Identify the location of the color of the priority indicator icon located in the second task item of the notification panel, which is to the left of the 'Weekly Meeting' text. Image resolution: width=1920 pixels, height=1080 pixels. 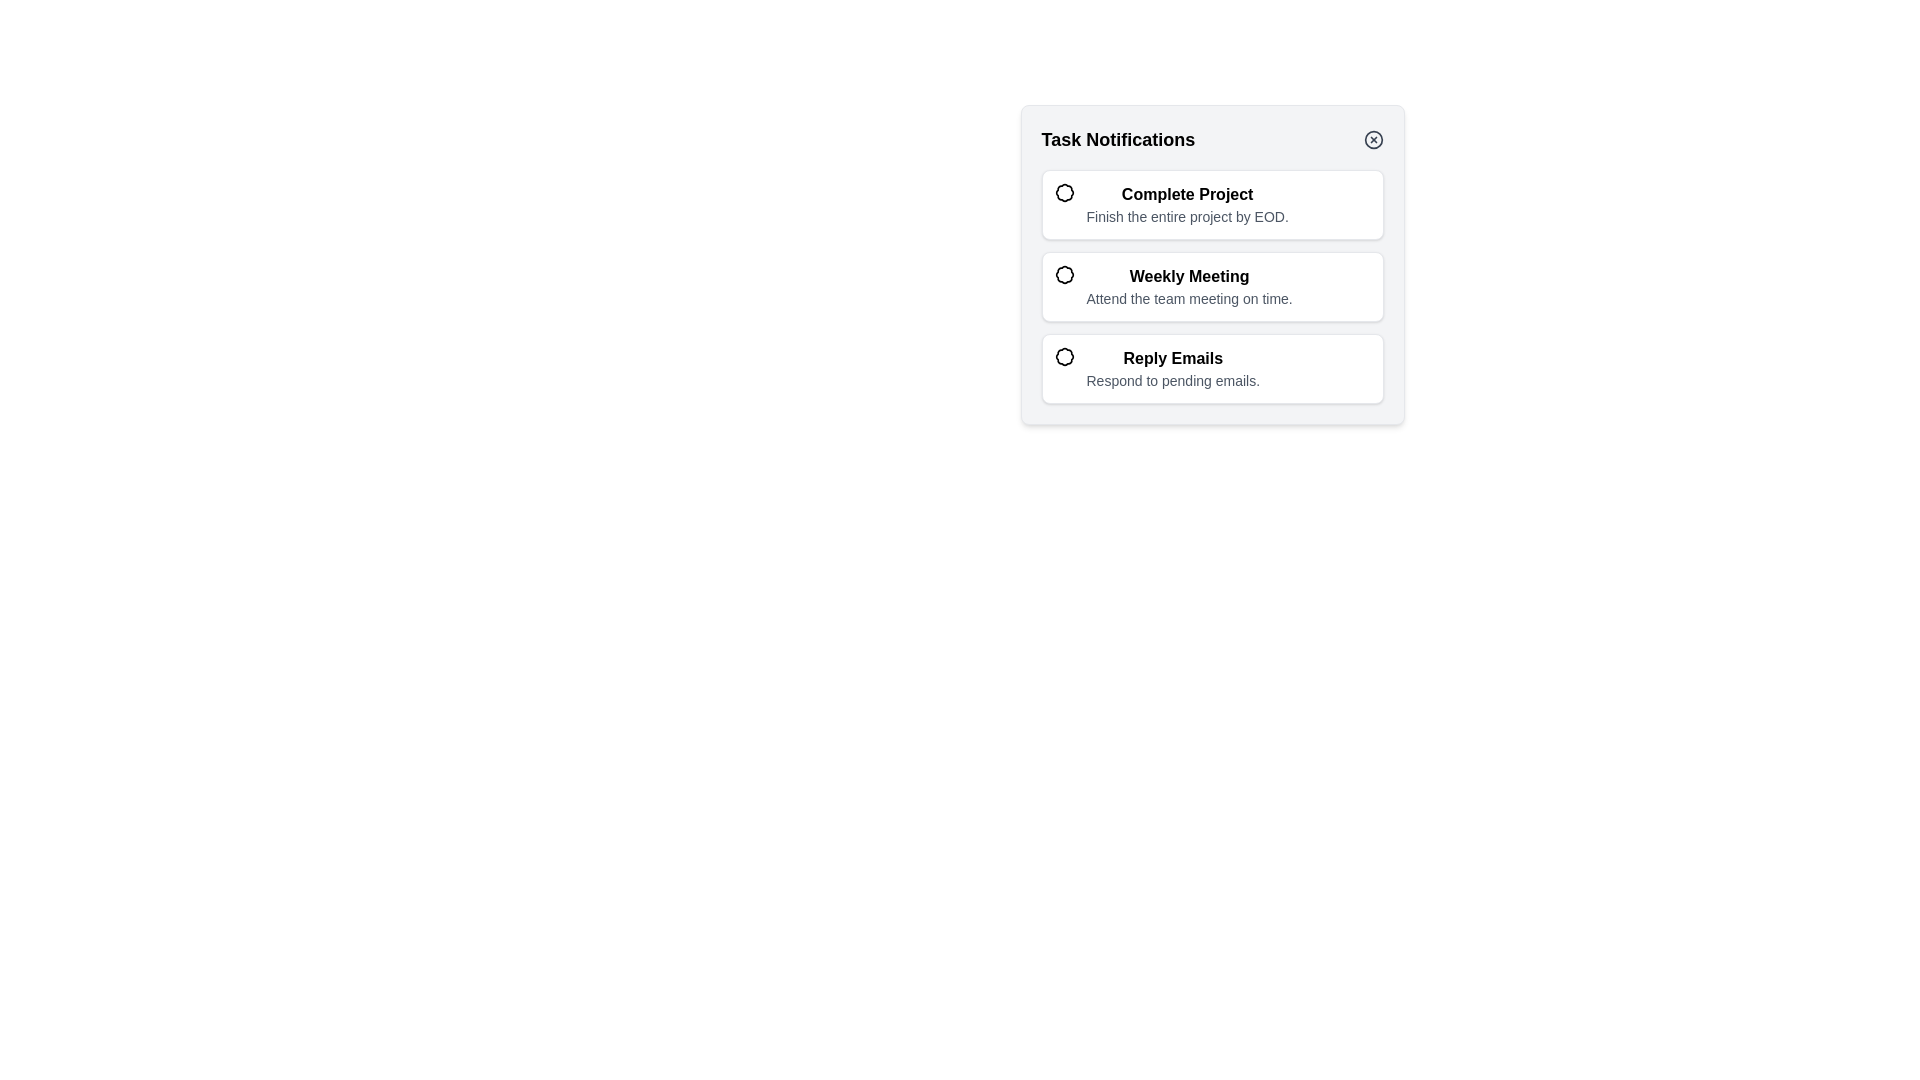
(1063, 274).